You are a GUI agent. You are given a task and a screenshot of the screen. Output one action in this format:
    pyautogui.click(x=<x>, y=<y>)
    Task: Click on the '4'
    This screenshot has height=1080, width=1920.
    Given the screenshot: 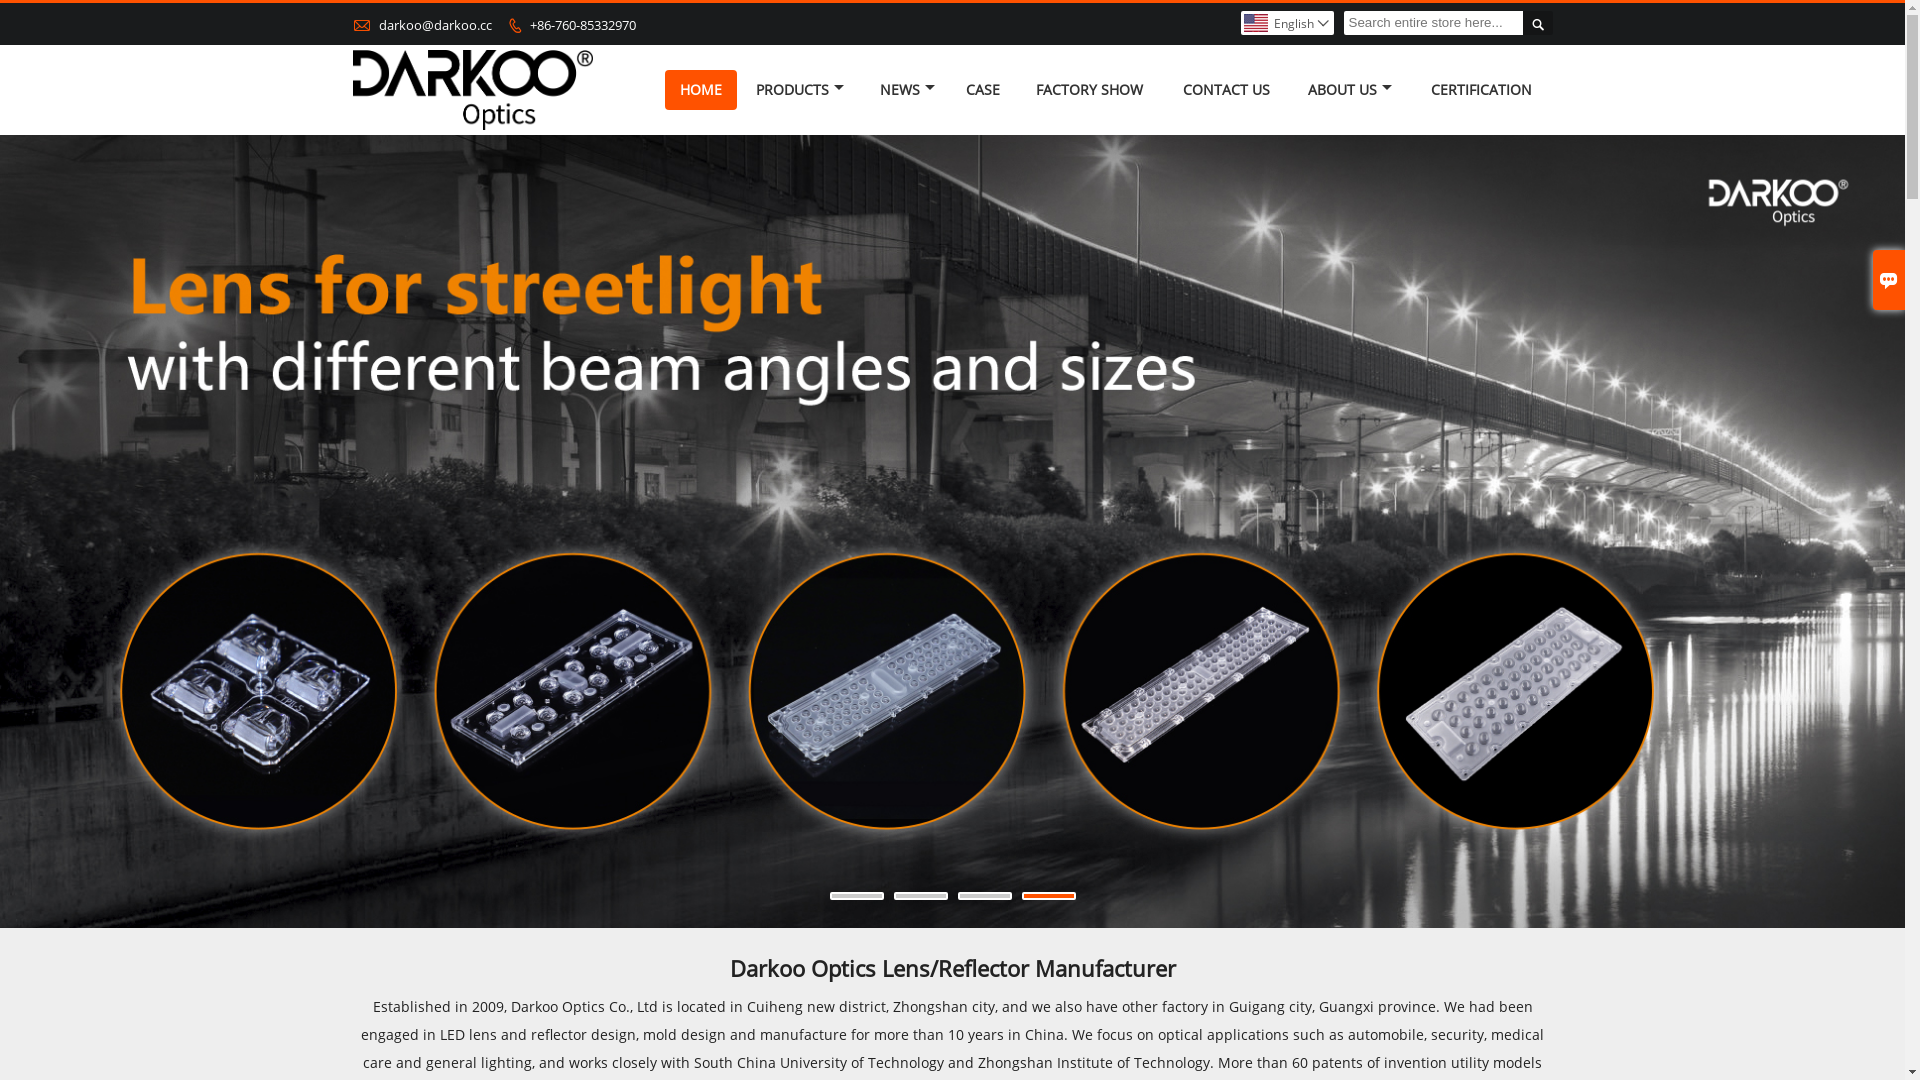 What is the action you would take?
    pyautogui.click(x=1048, y=894)
    